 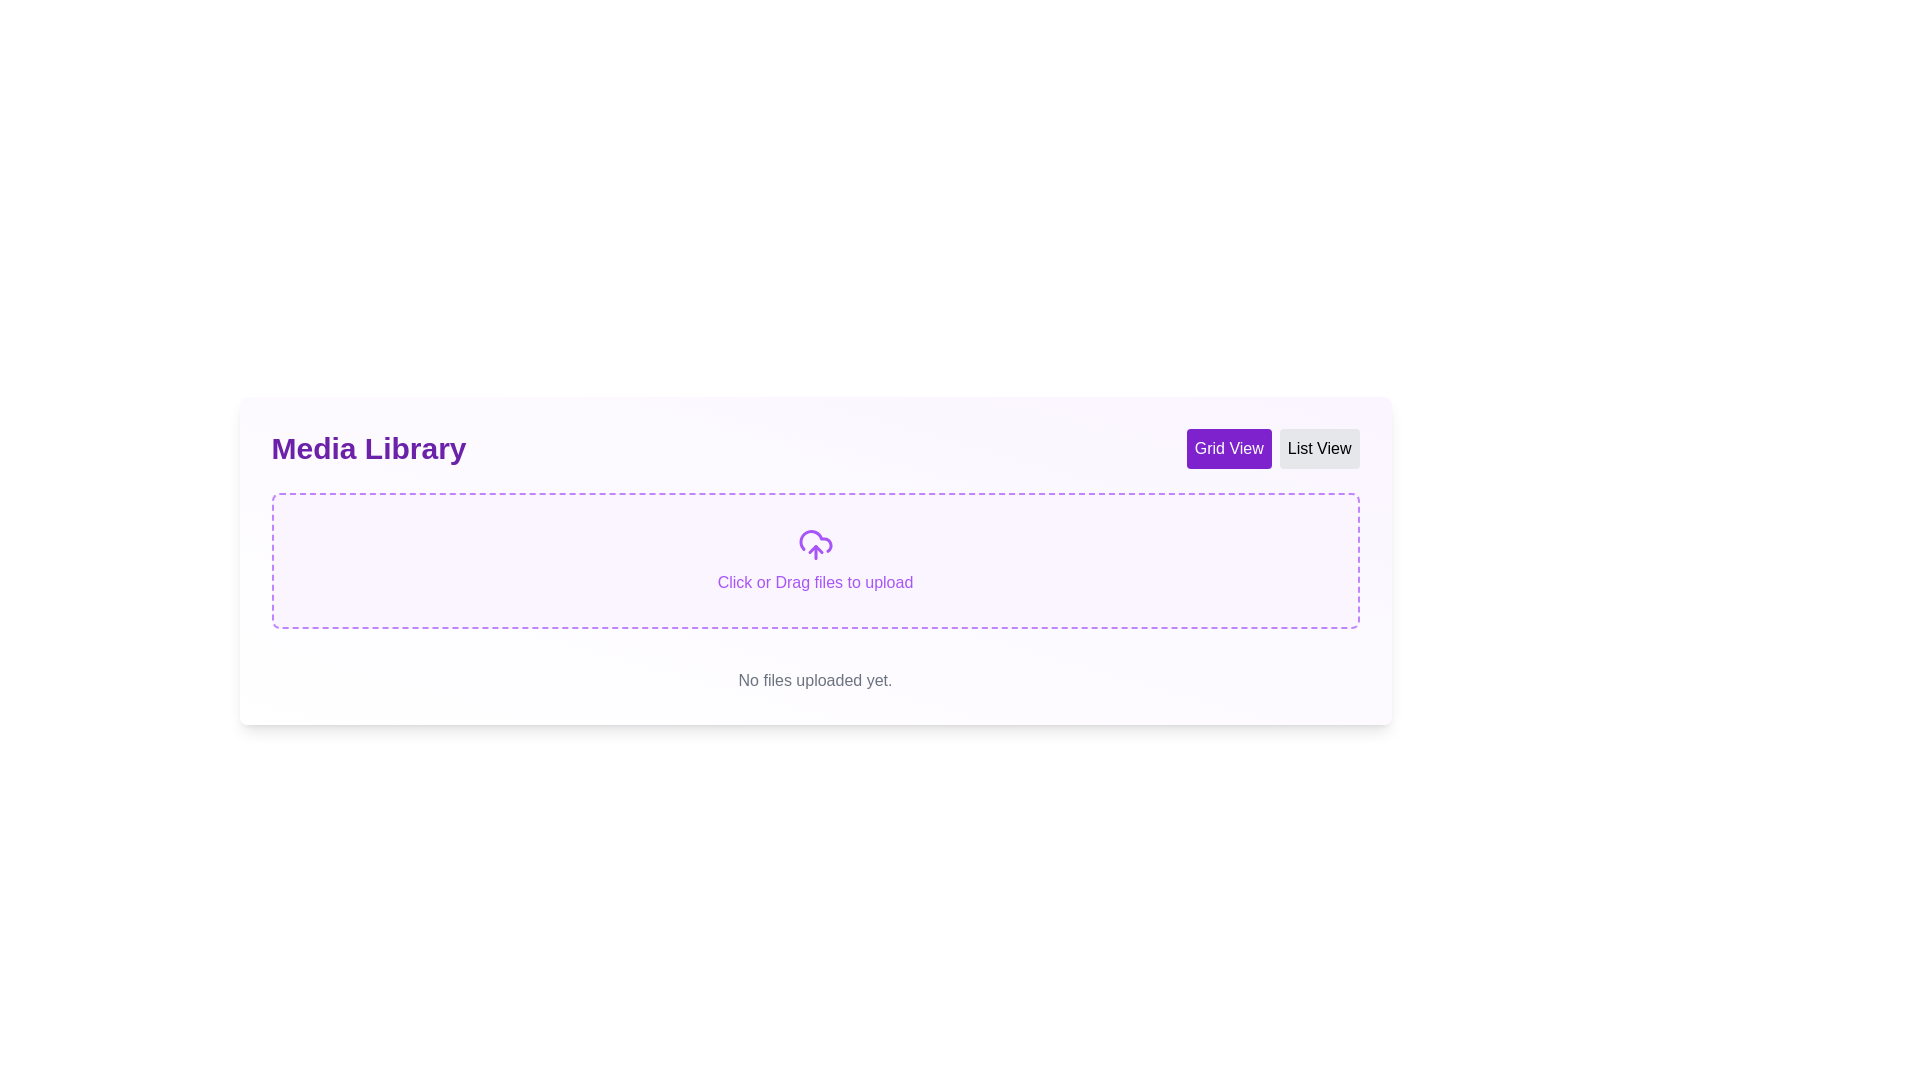 What do you see at coordinates (1228, 447) in the screenshot?
I see `the grid view toggle button located at the top-right corner of the interface` at bounding box center [1228, 447].